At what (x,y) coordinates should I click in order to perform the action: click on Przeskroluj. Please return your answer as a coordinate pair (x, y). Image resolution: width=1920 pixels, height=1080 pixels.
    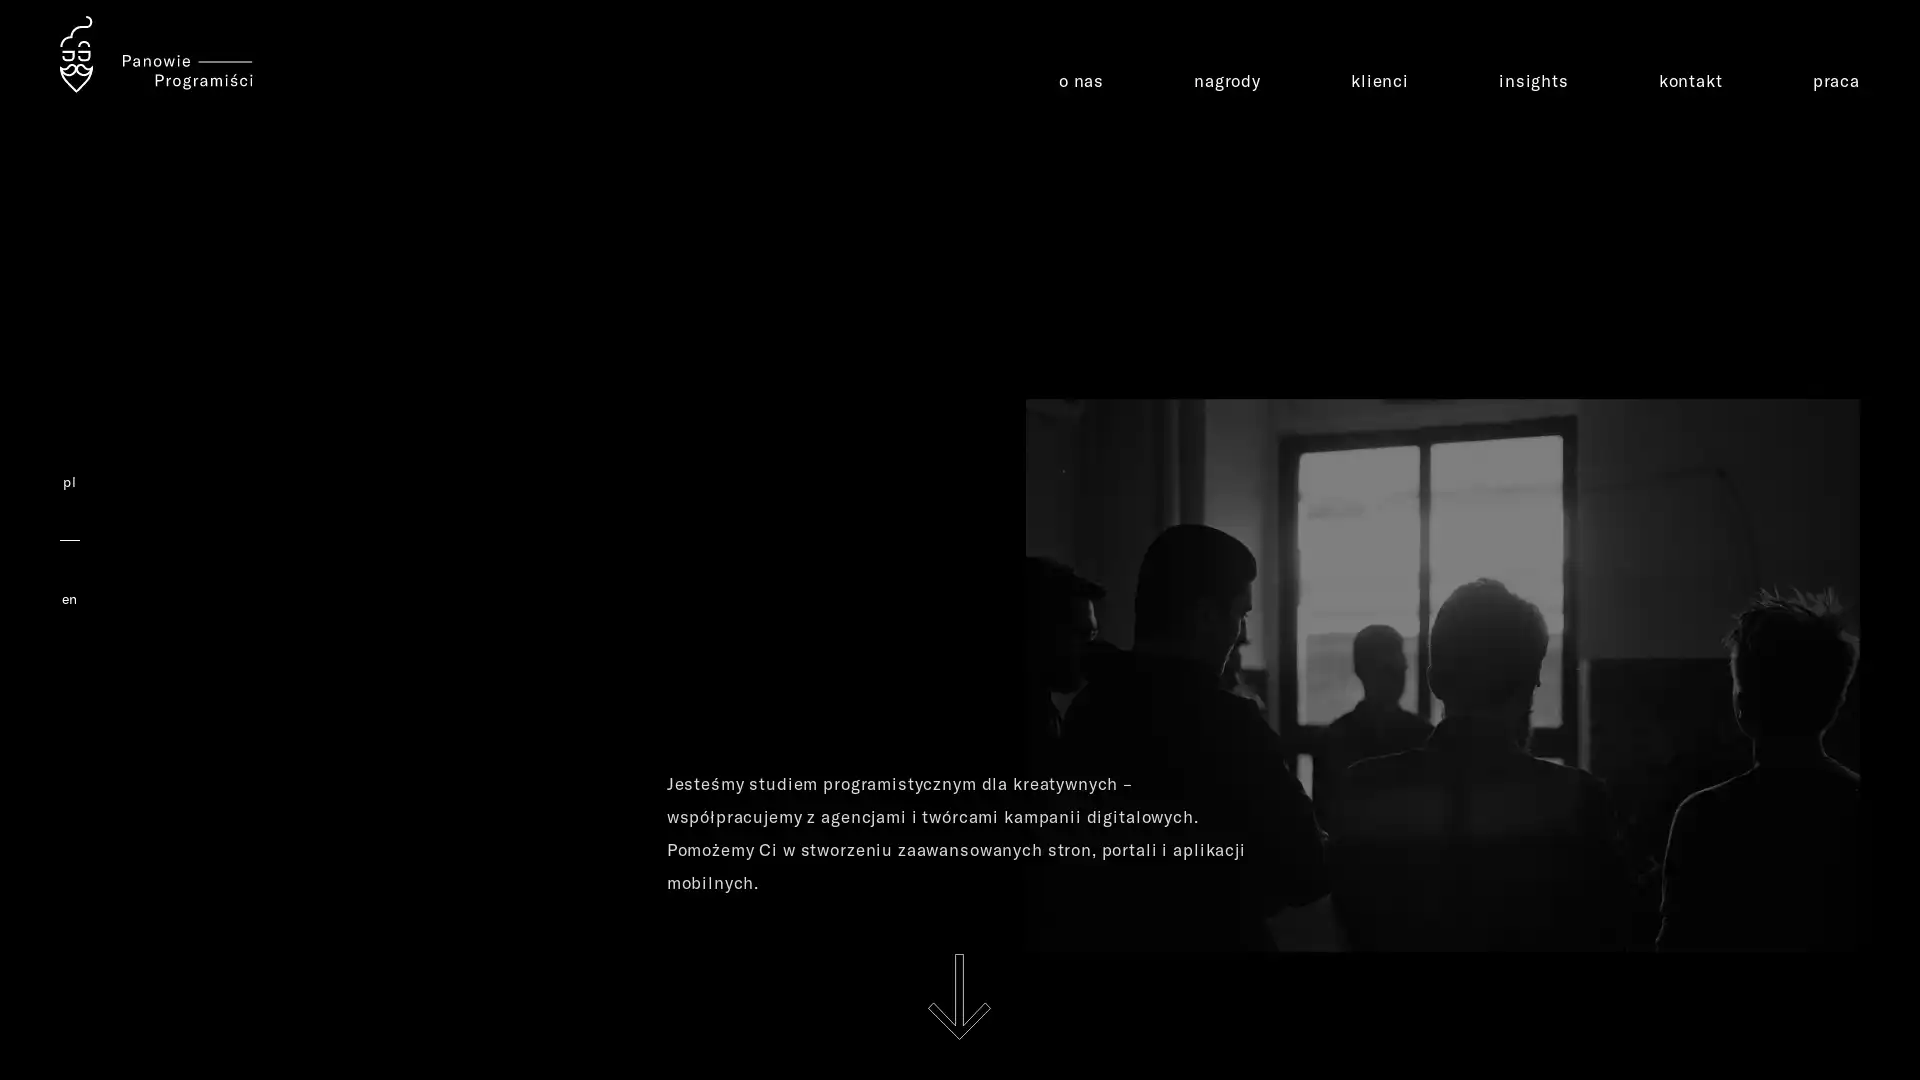
    Looking at the image, I should click on (958, 996).